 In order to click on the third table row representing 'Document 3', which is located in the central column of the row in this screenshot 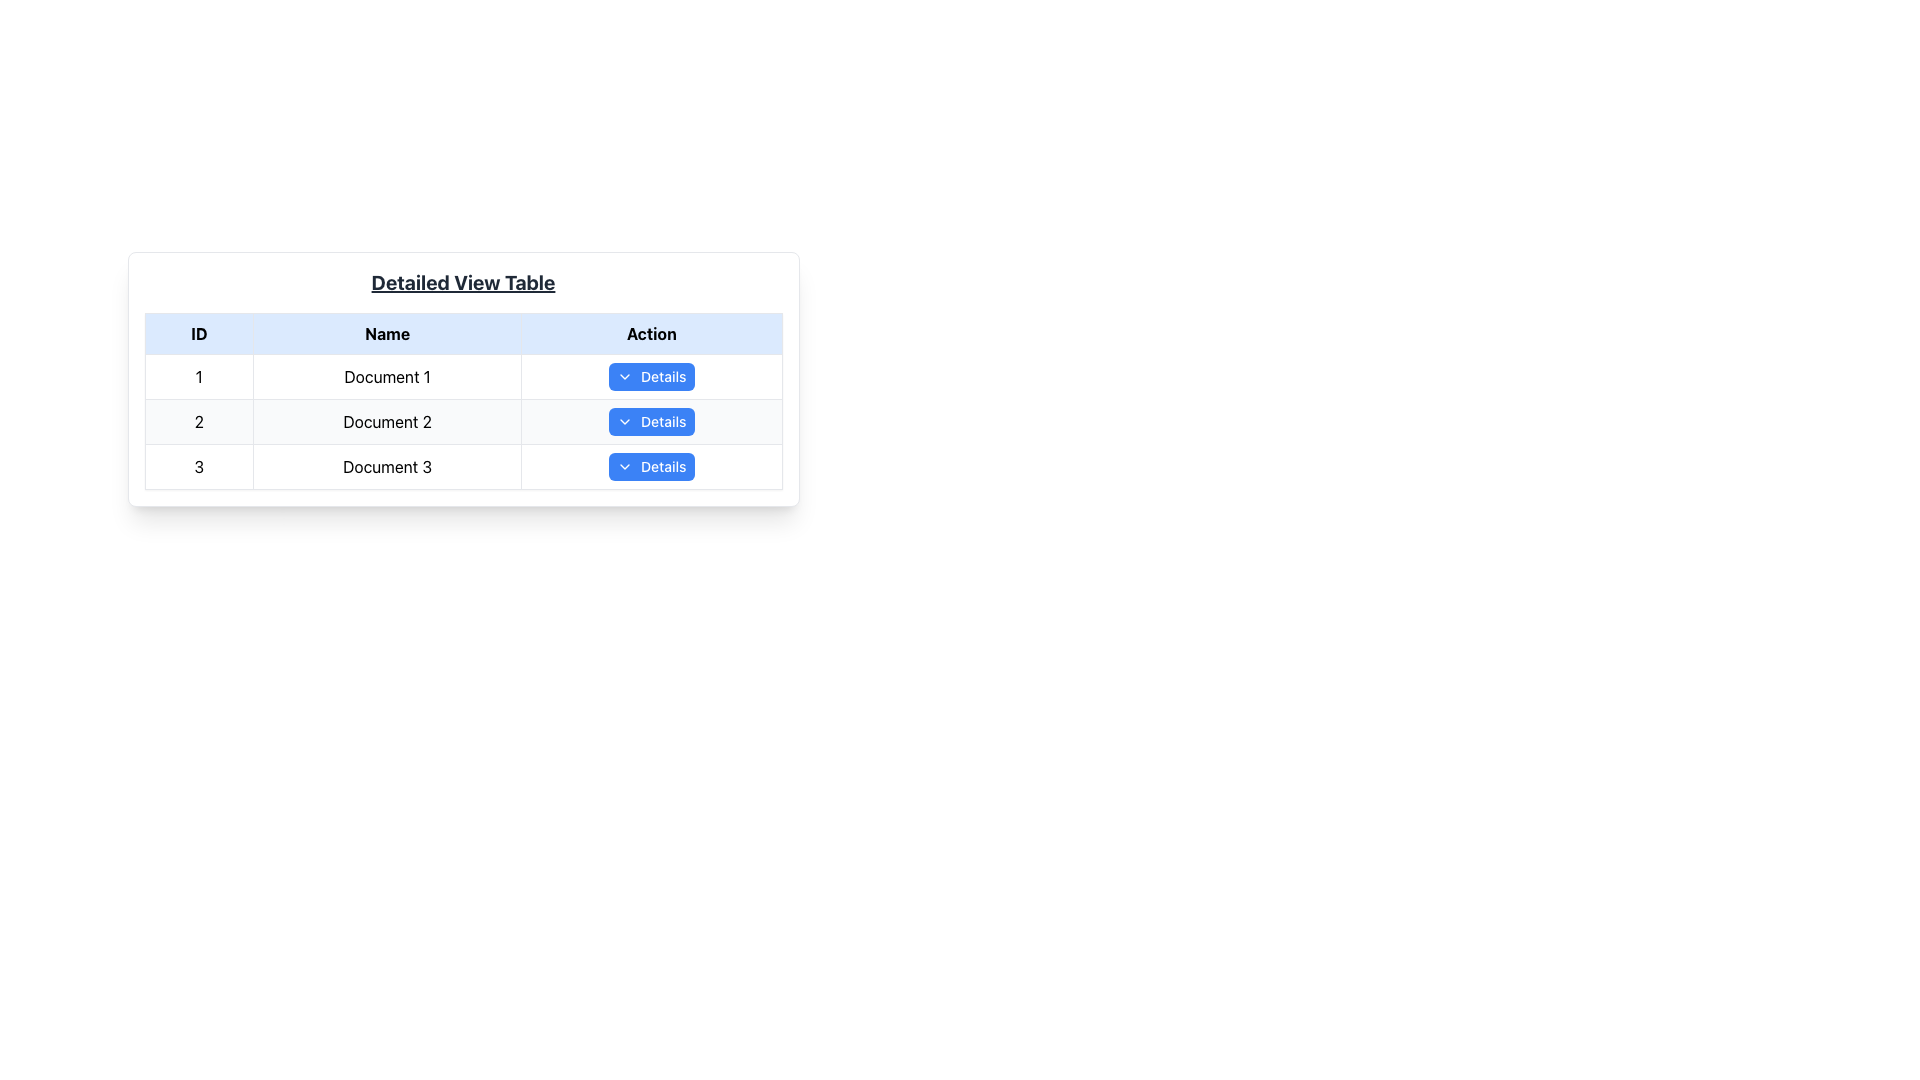, I will do `click(462, 466)`.